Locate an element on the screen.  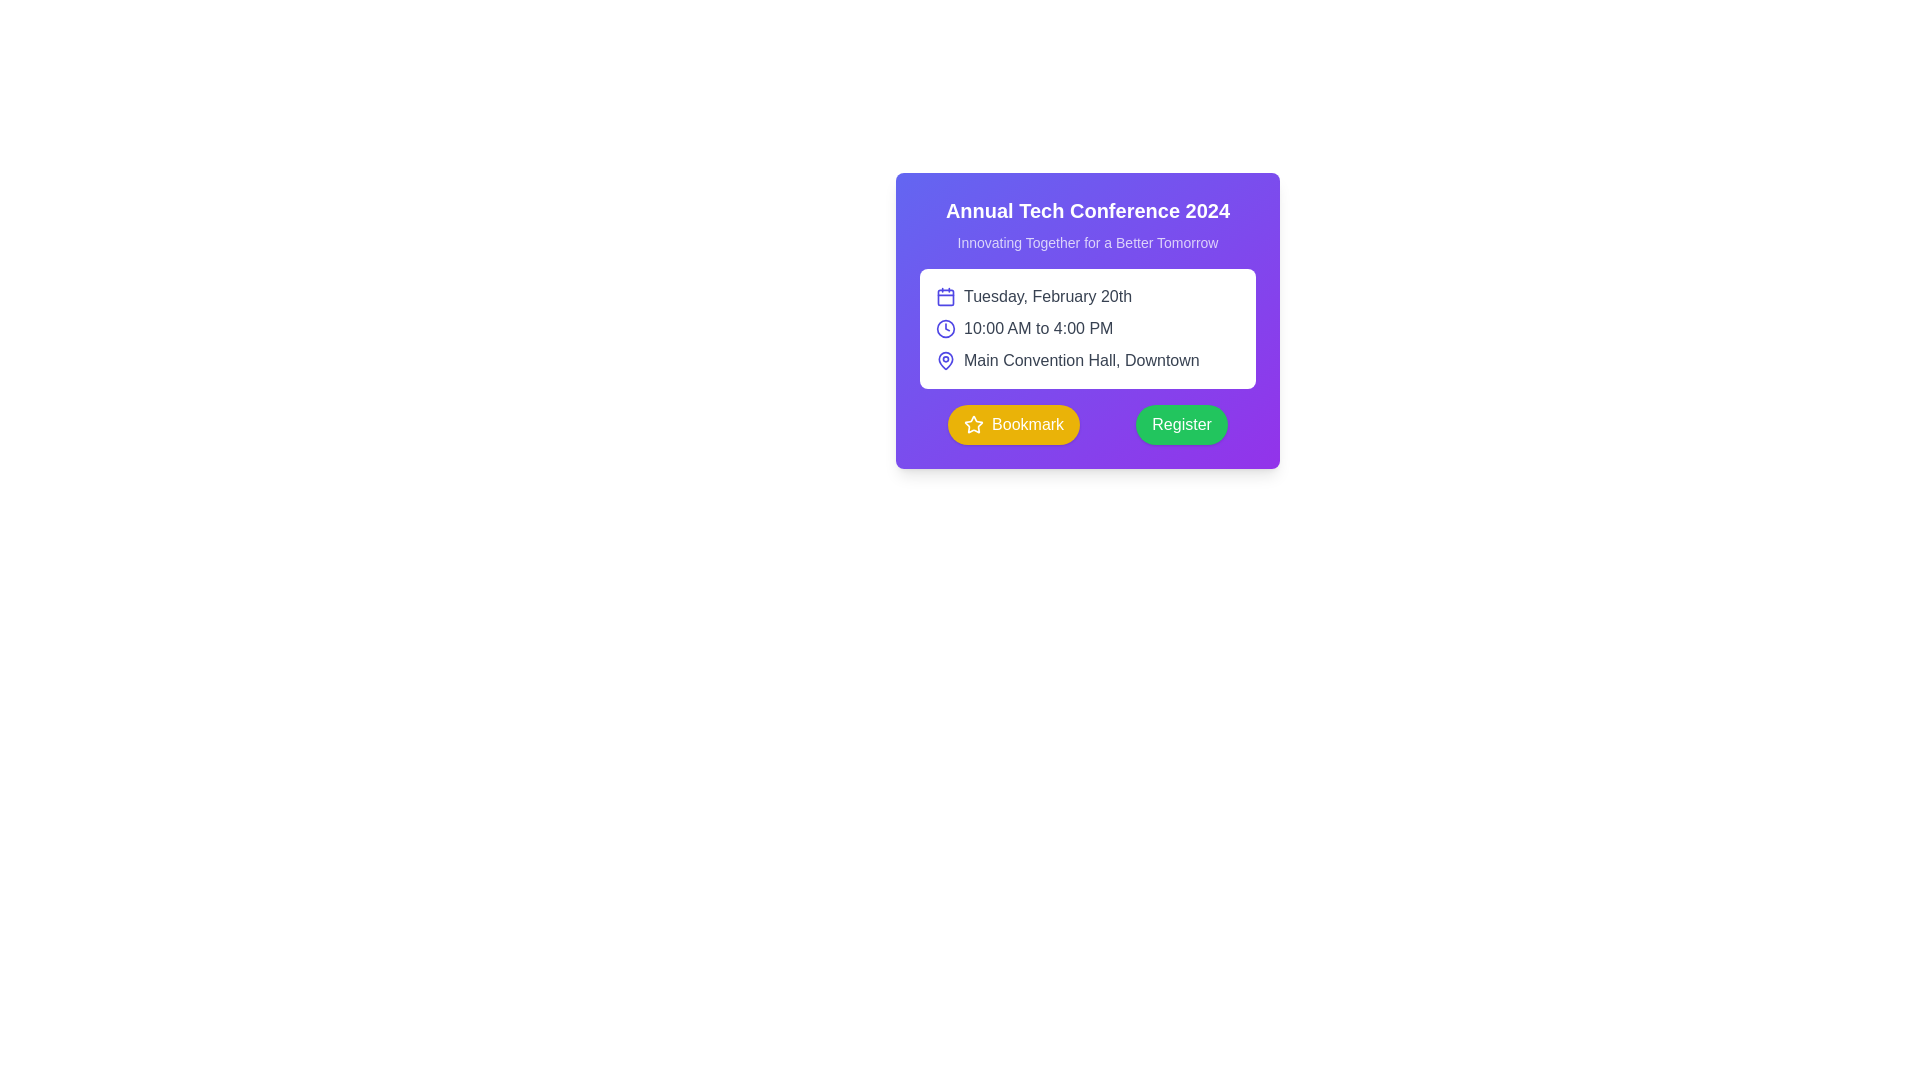
the small rectangular shape with rounded corners that is part of the SVG calendar icon, located in the top-left section of the details card adjacent to the text 'Tuesday, February 20th.' is located at coordinates (944, 297).